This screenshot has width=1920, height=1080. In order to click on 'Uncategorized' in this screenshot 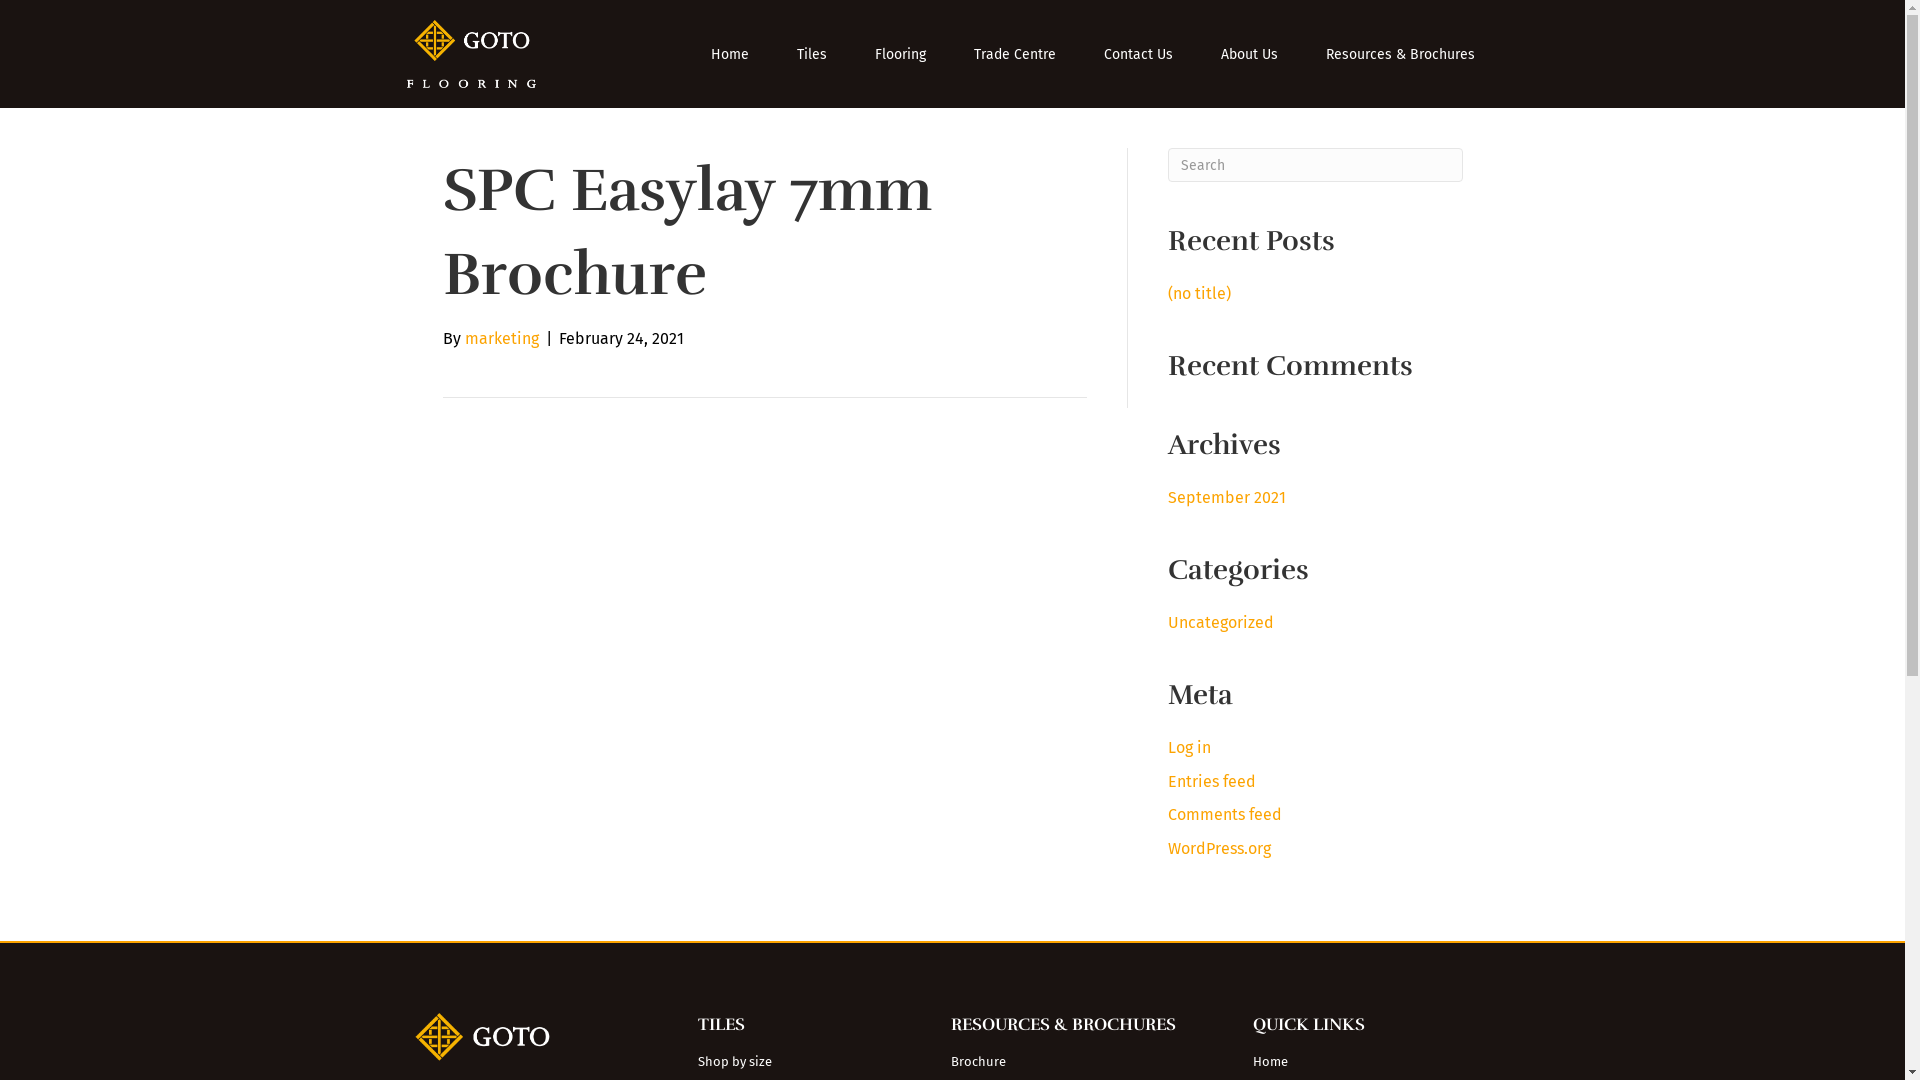, I will do `click(1167, 621)`.